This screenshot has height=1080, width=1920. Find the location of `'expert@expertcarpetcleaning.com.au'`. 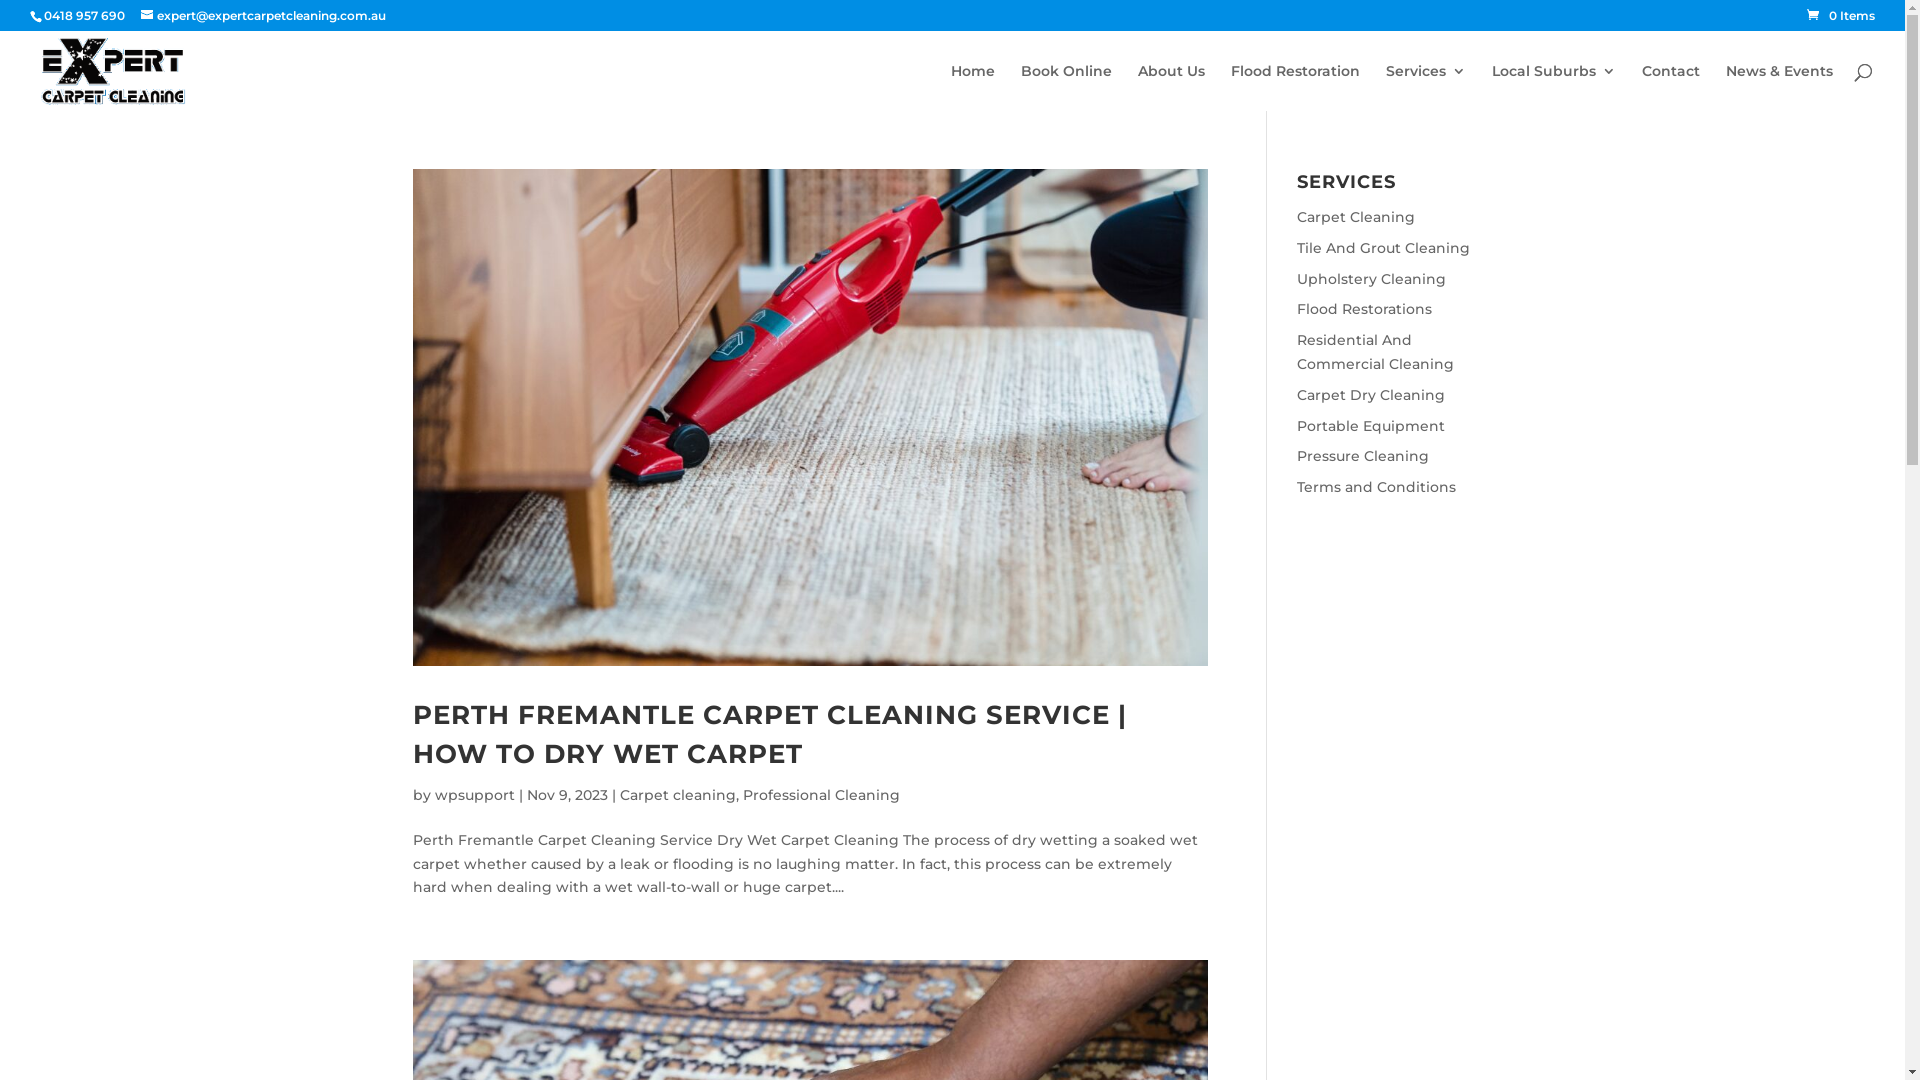

'expert@expertcarpetcleaning.com.au' is located at coordinates (262, 15).